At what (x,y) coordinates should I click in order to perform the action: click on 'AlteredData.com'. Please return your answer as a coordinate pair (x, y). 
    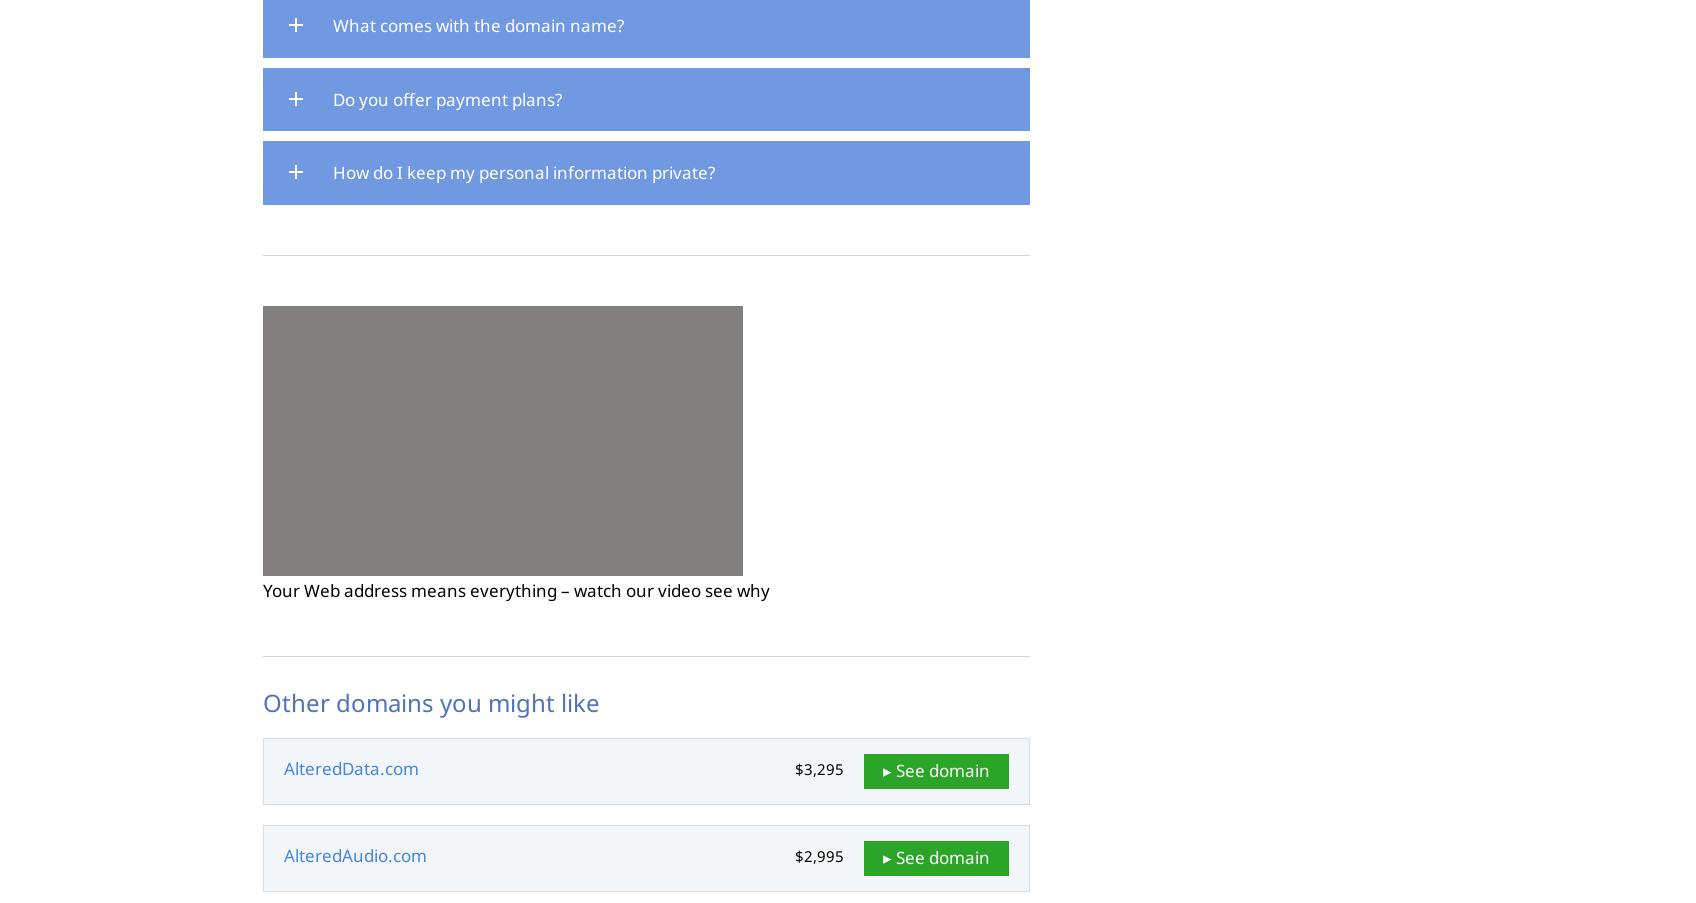
    Looking at the image, I should click on (351, 768).